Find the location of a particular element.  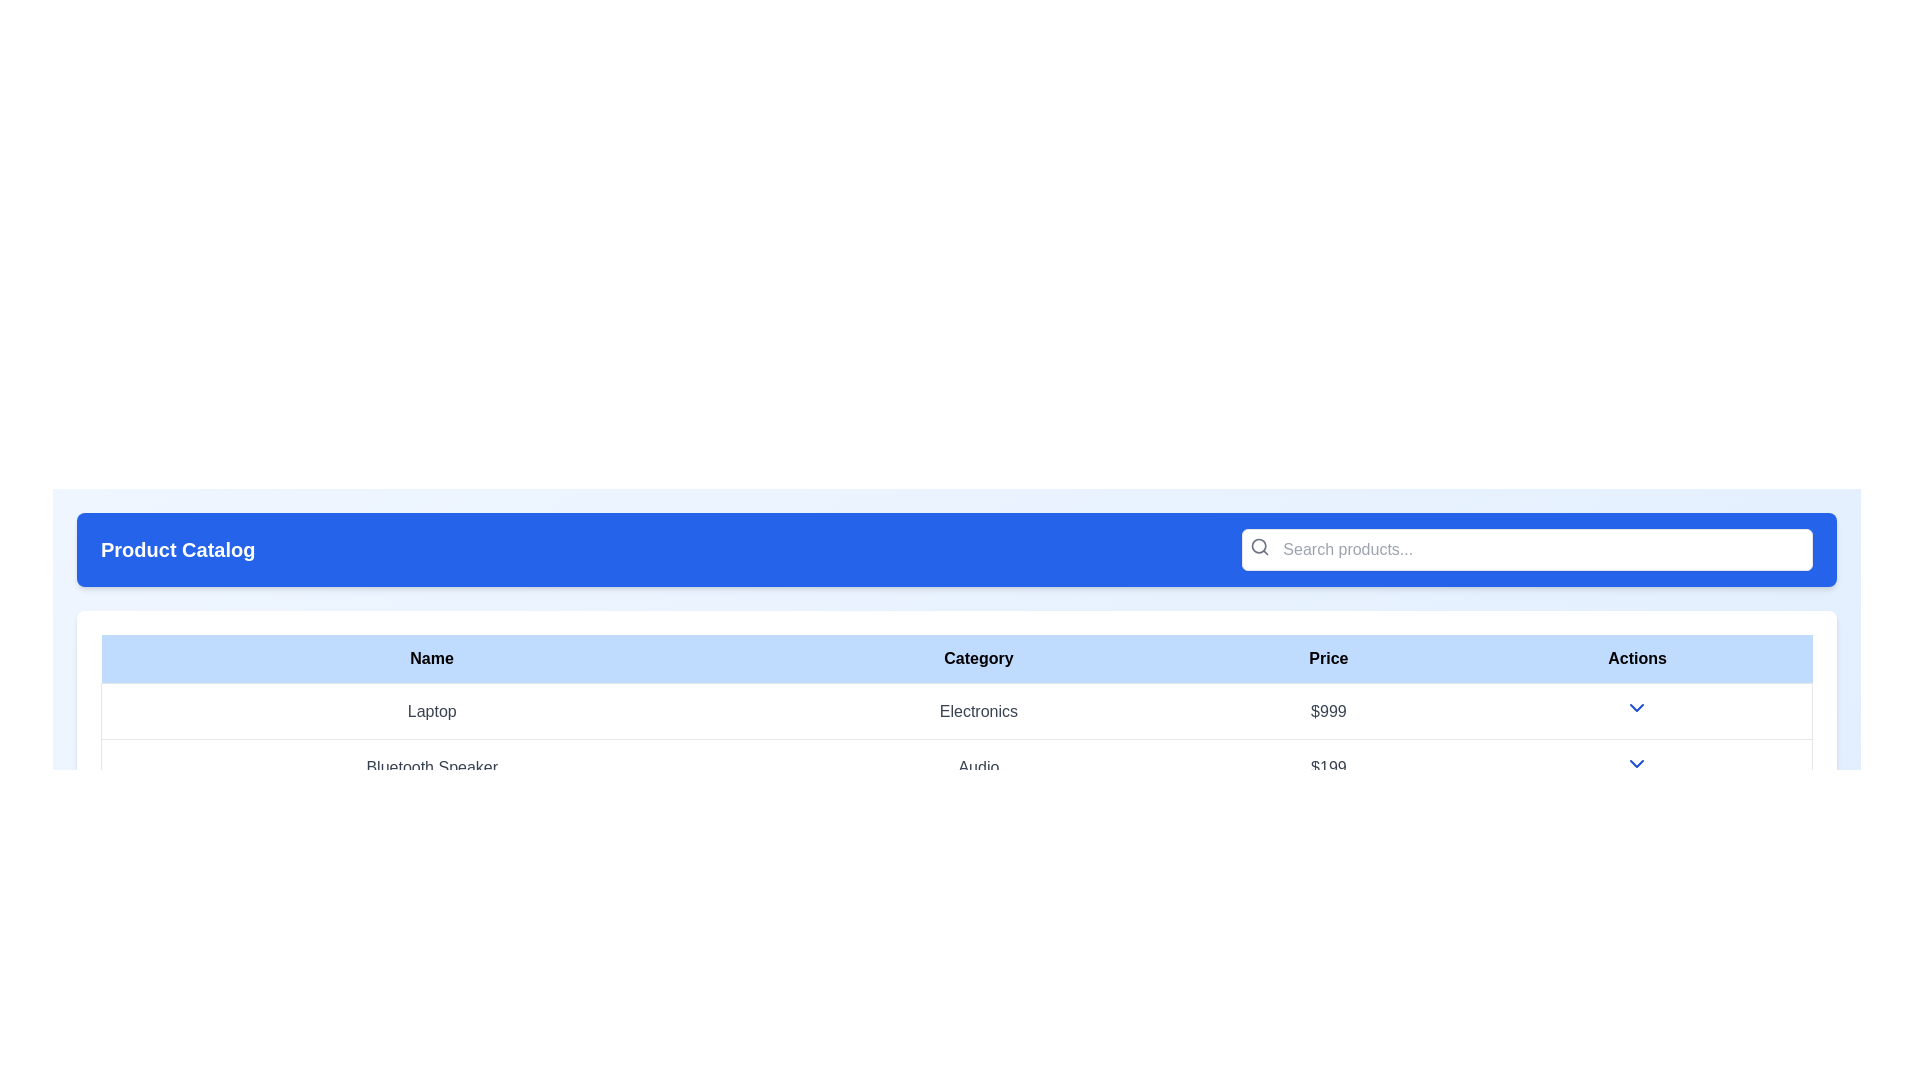

the search icon located at the top-left corner of the input field with the placeholder 'Search products...' is located at coordinates (1258, 547).